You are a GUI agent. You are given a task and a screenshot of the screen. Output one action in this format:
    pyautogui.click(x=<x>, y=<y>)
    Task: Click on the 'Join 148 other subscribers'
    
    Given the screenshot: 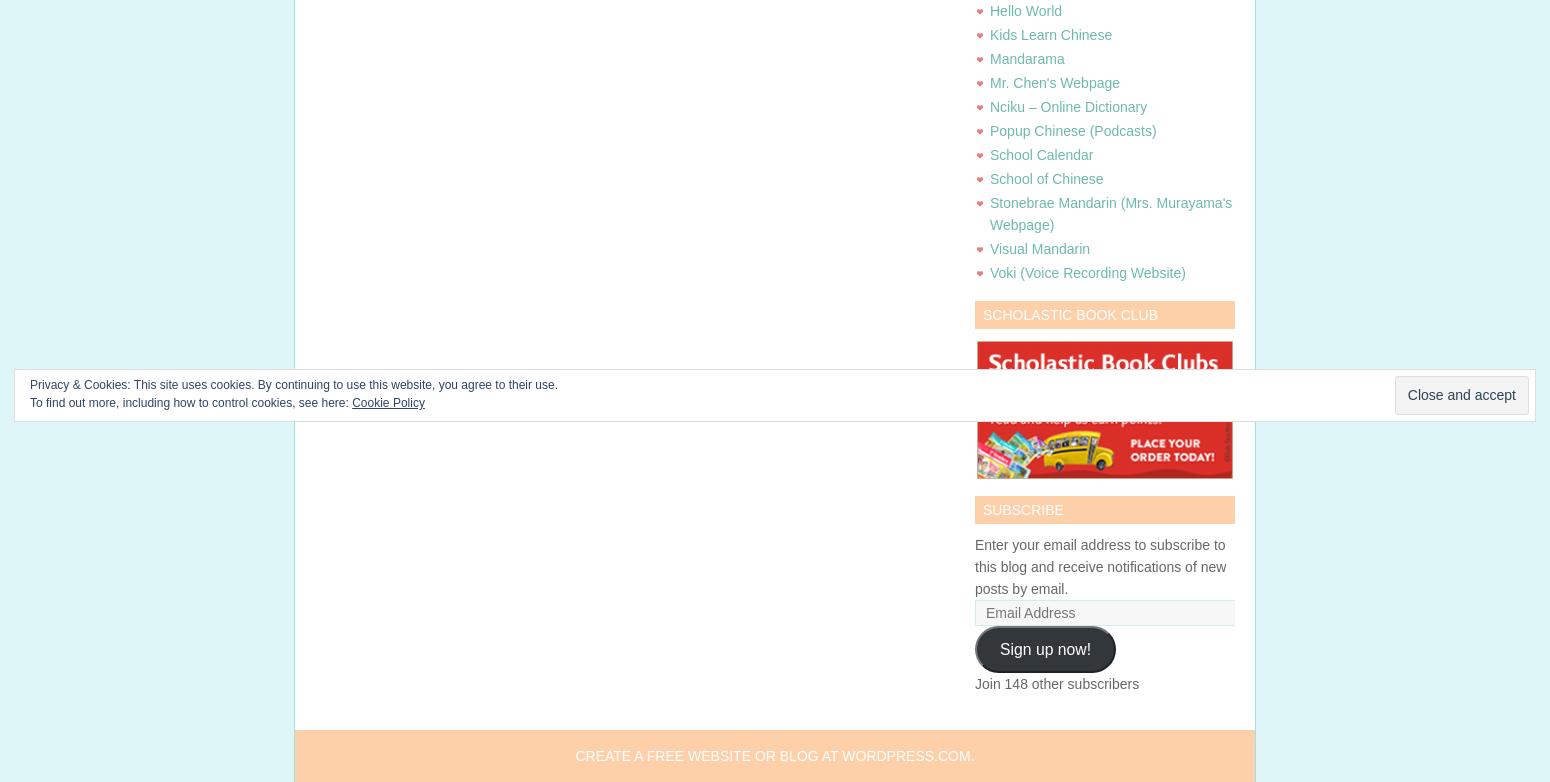 What is the action you would take?
    pyautogui.click(x=1056, y=683)
    